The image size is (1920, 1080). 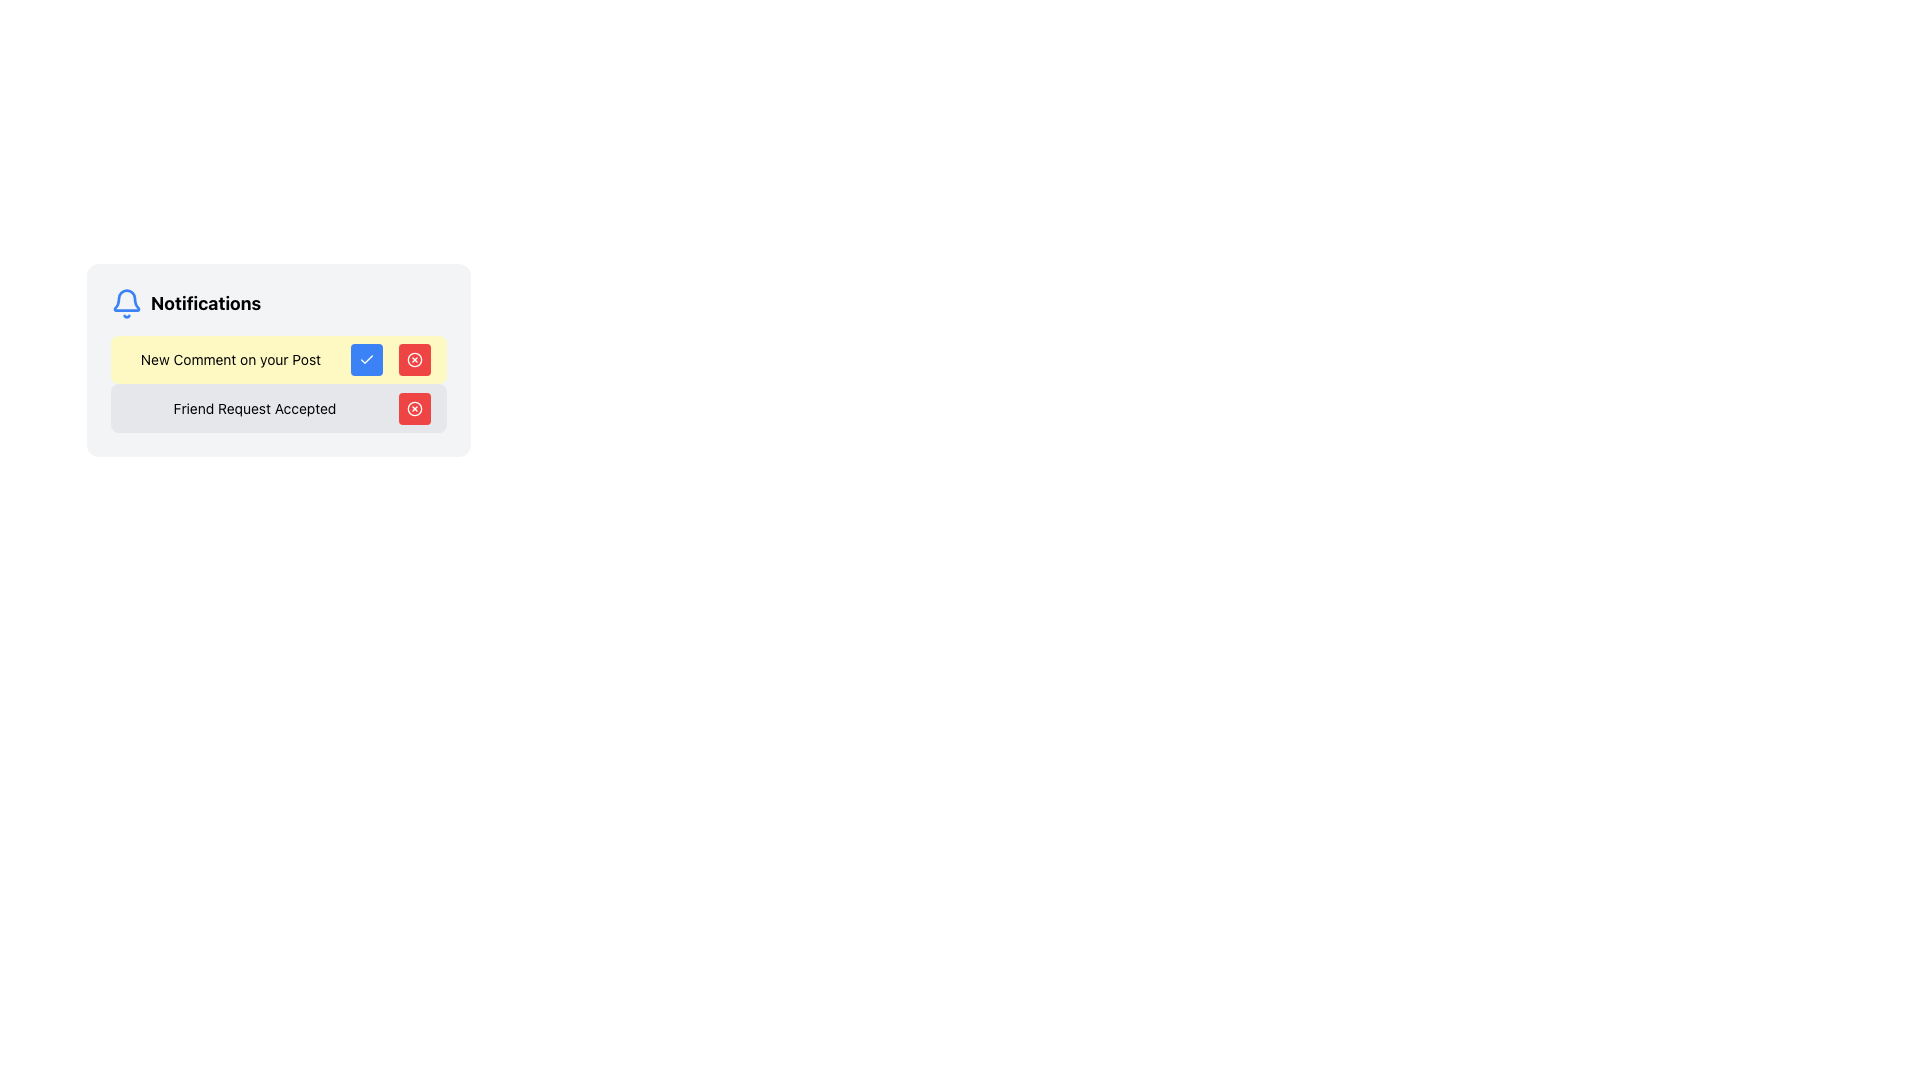 I want to click on the small, round red button with a white cross icon located to the far right of the 'Friend Request Accepted' notification, so click(x=413, y=407).